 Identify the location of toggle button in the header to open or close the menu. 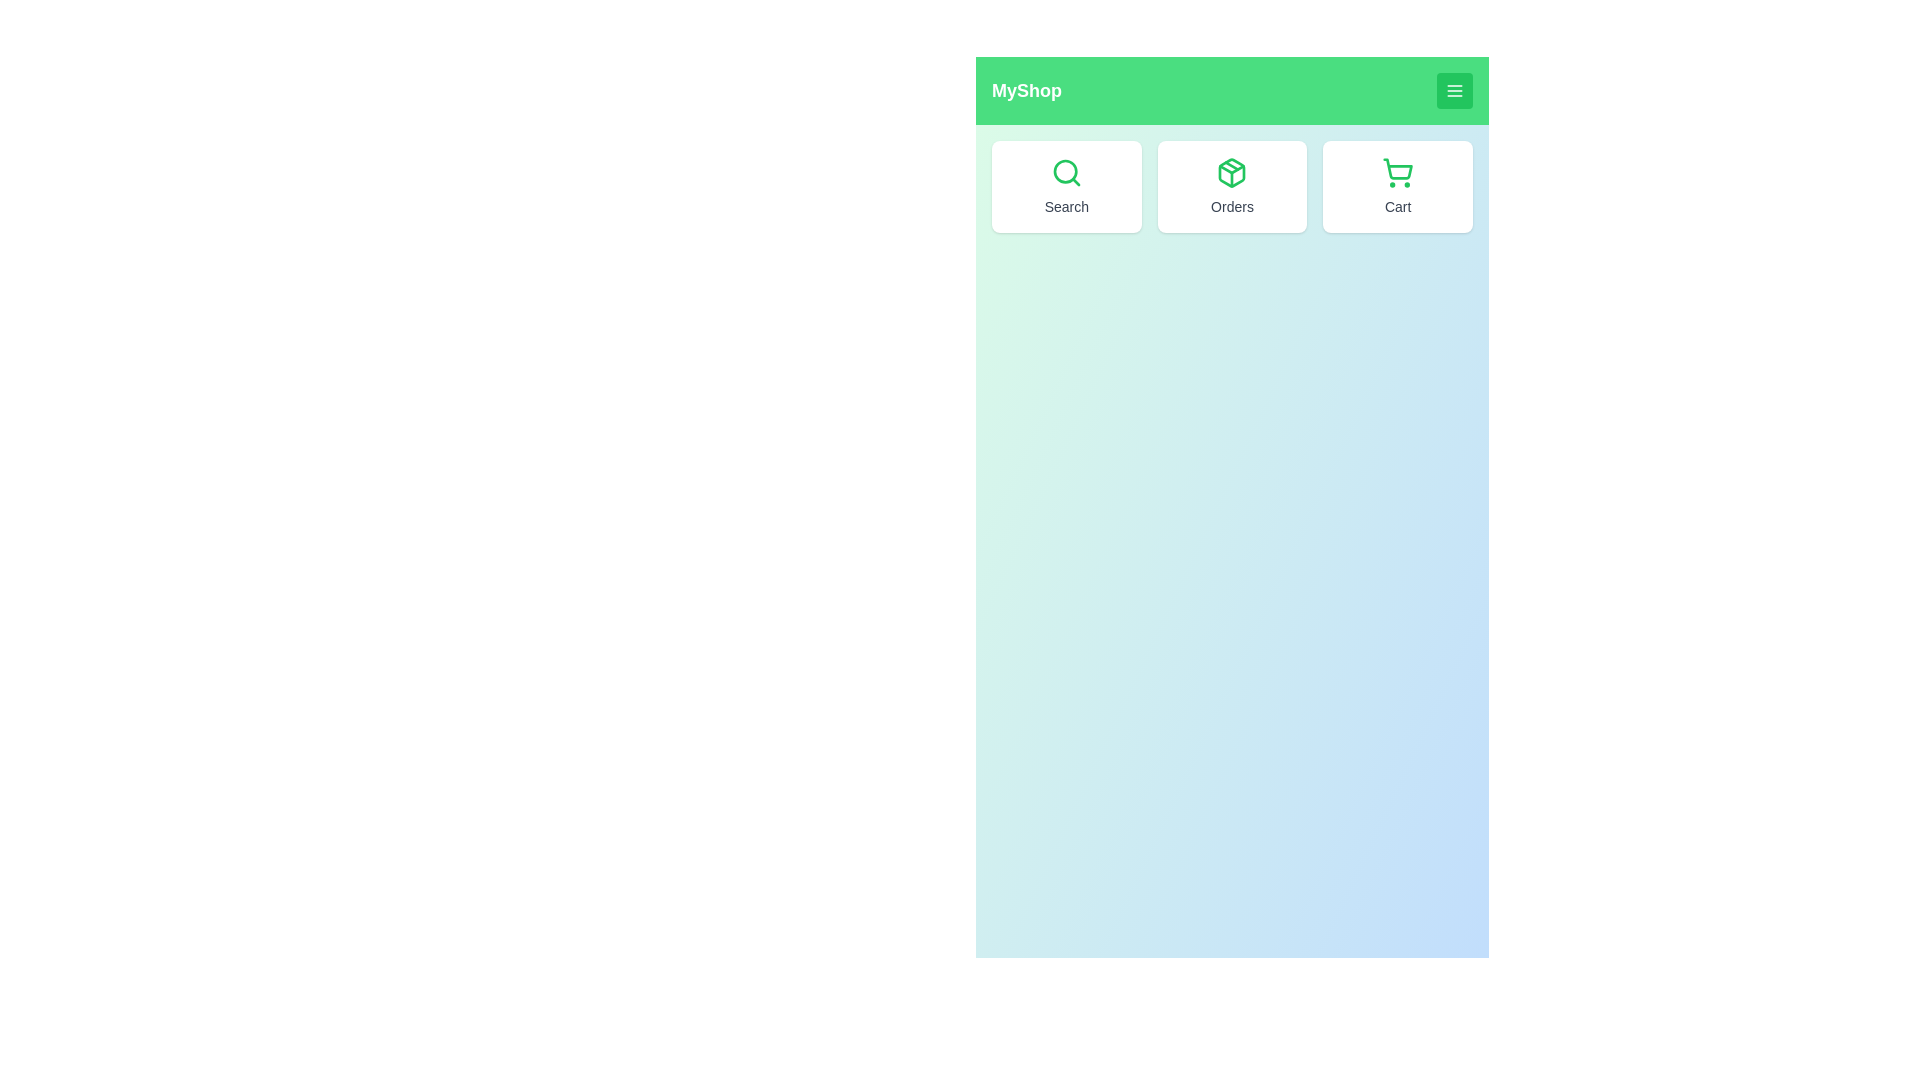
(1454, 91).